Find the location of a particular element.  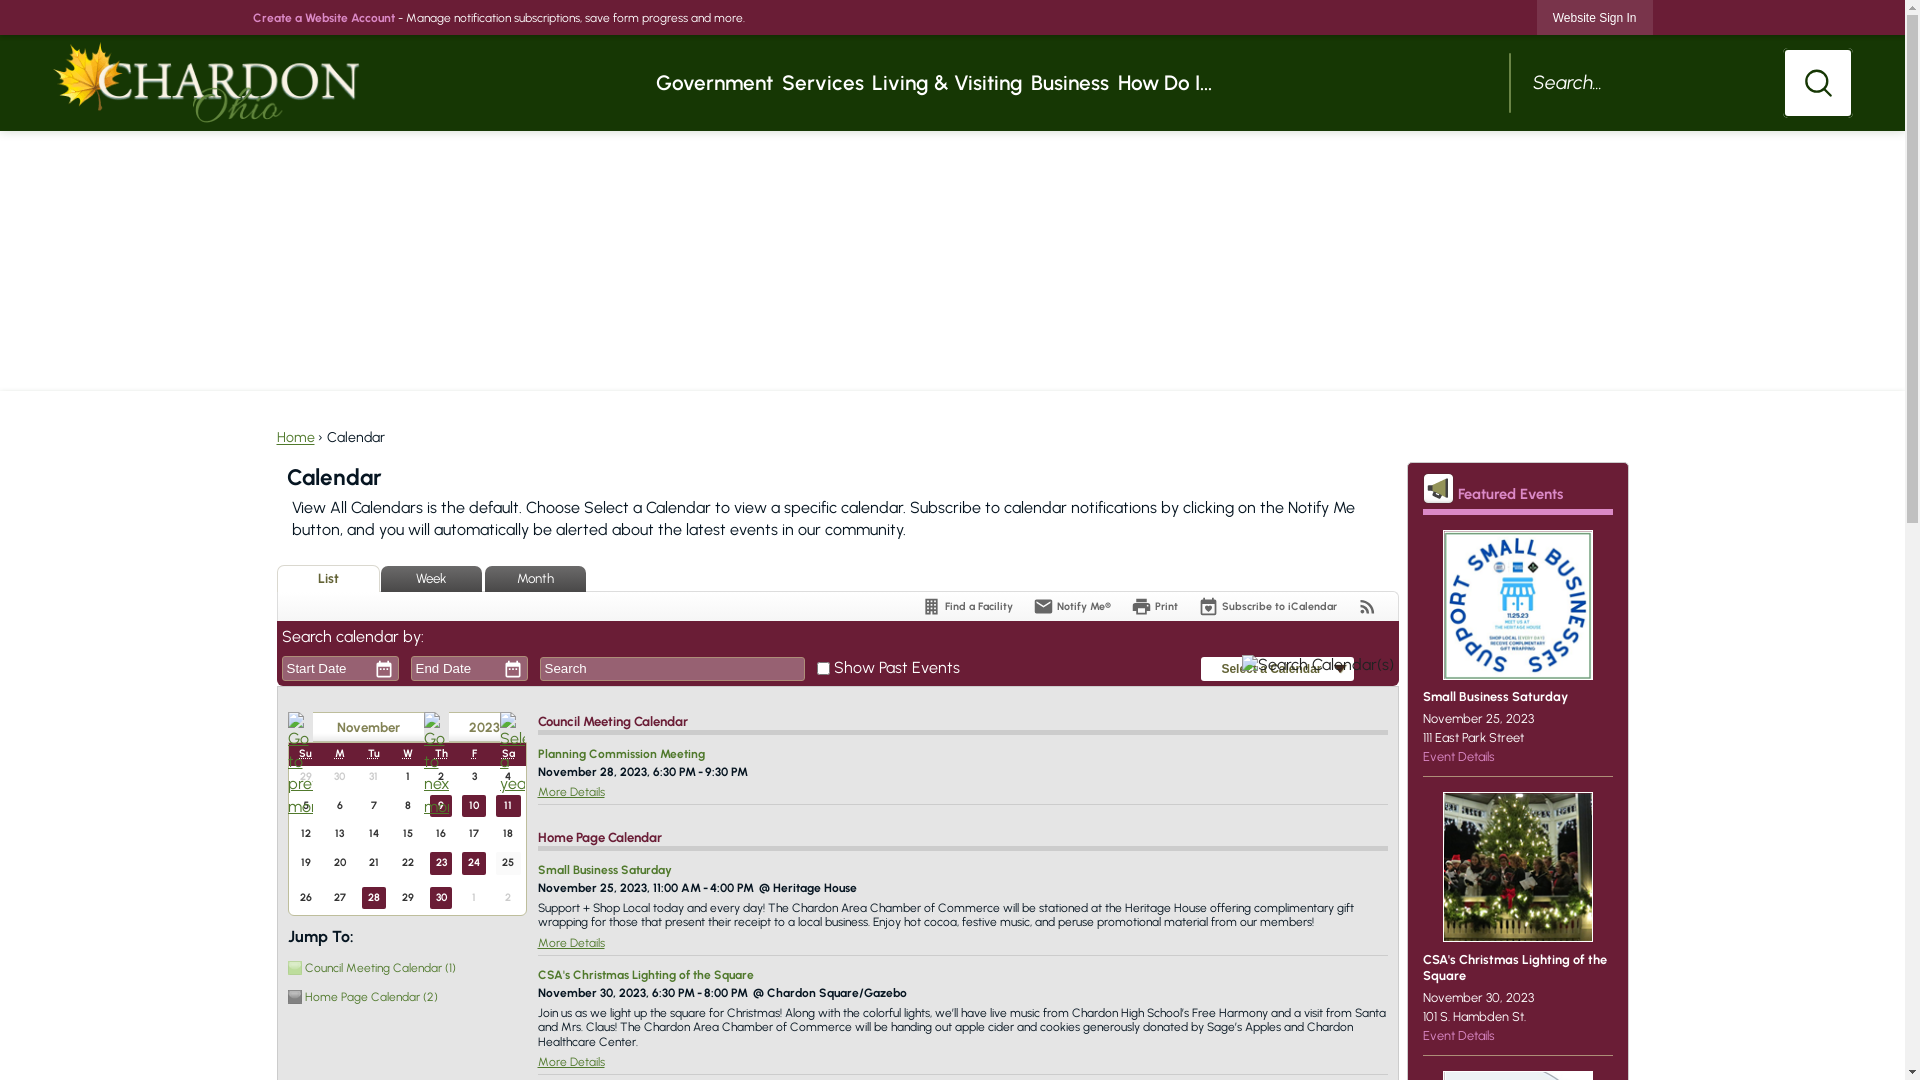

'Week' is located at coordinates (429, 578).